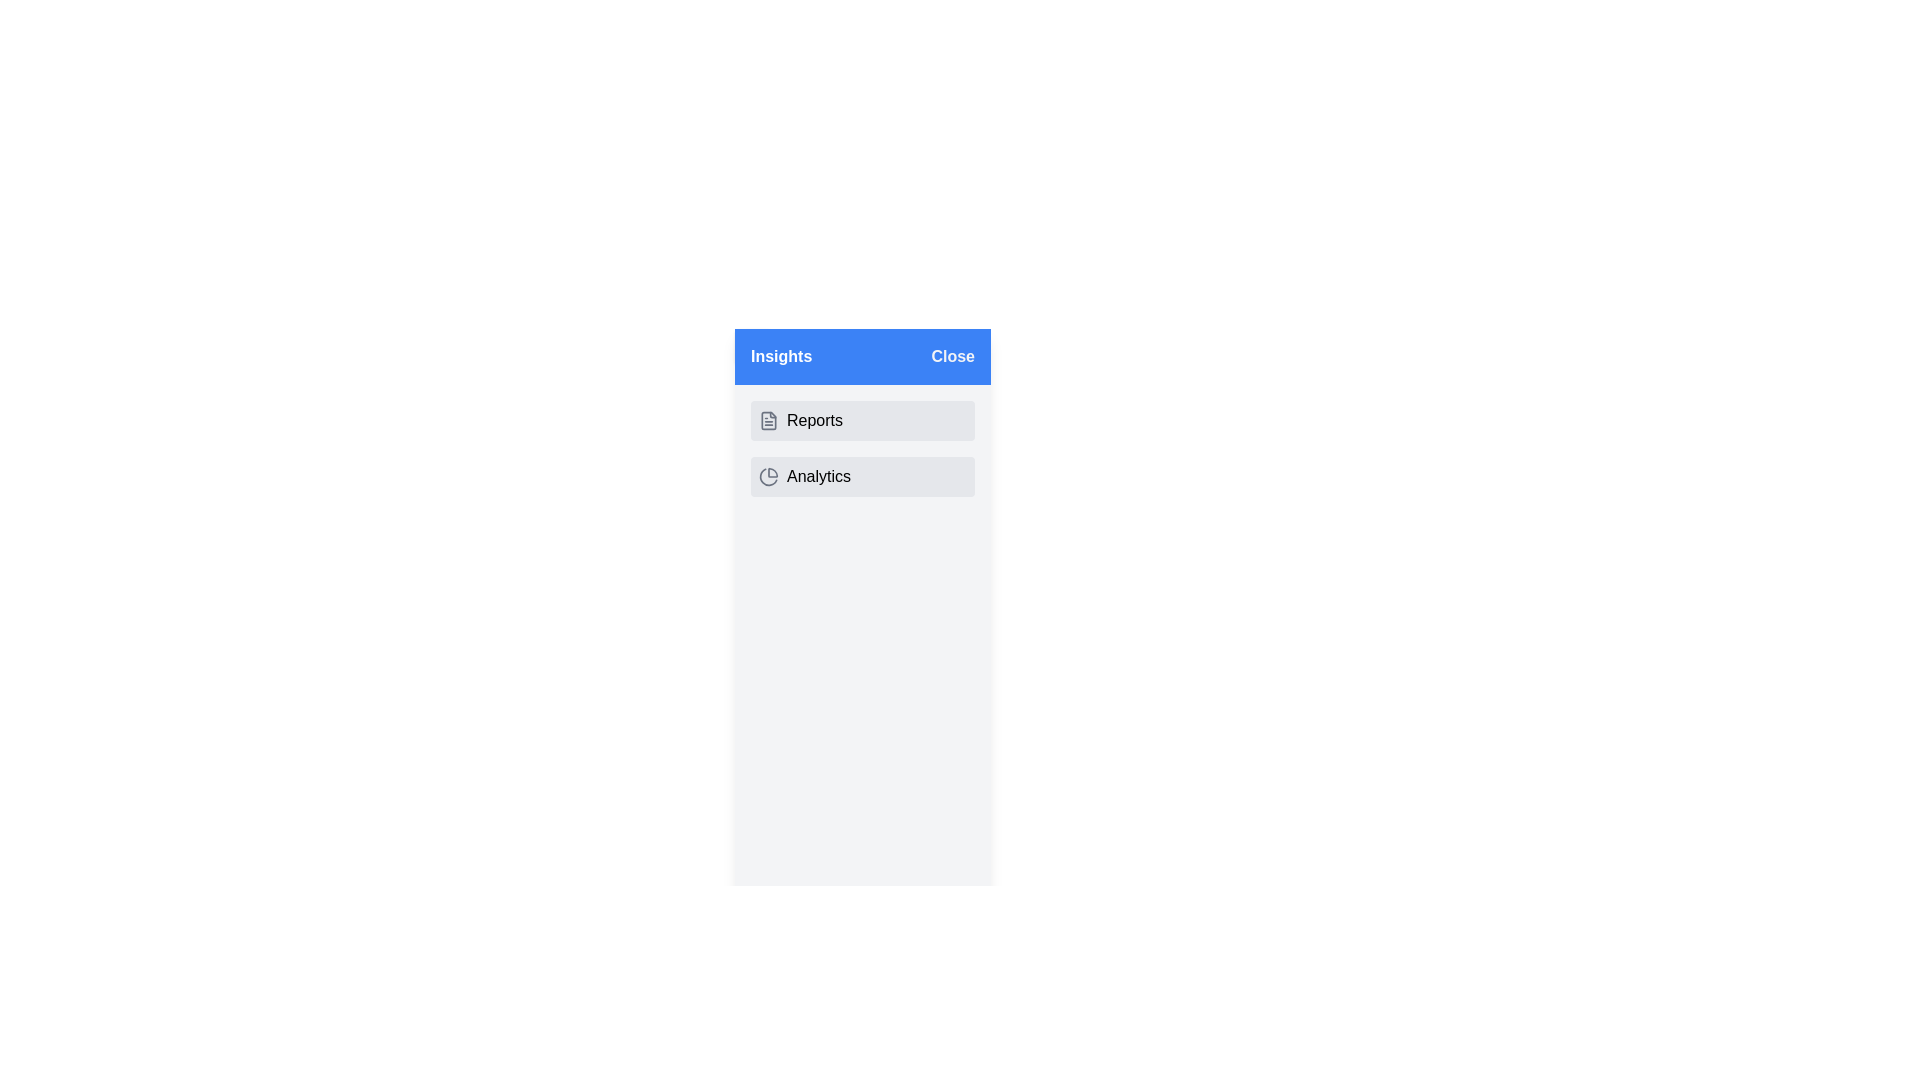 This screenshot has height=1080, width=1920. I want to click on the pie chart icon with a gray outline that is adjacent to the 'Analytics' text, so click(767, 477).